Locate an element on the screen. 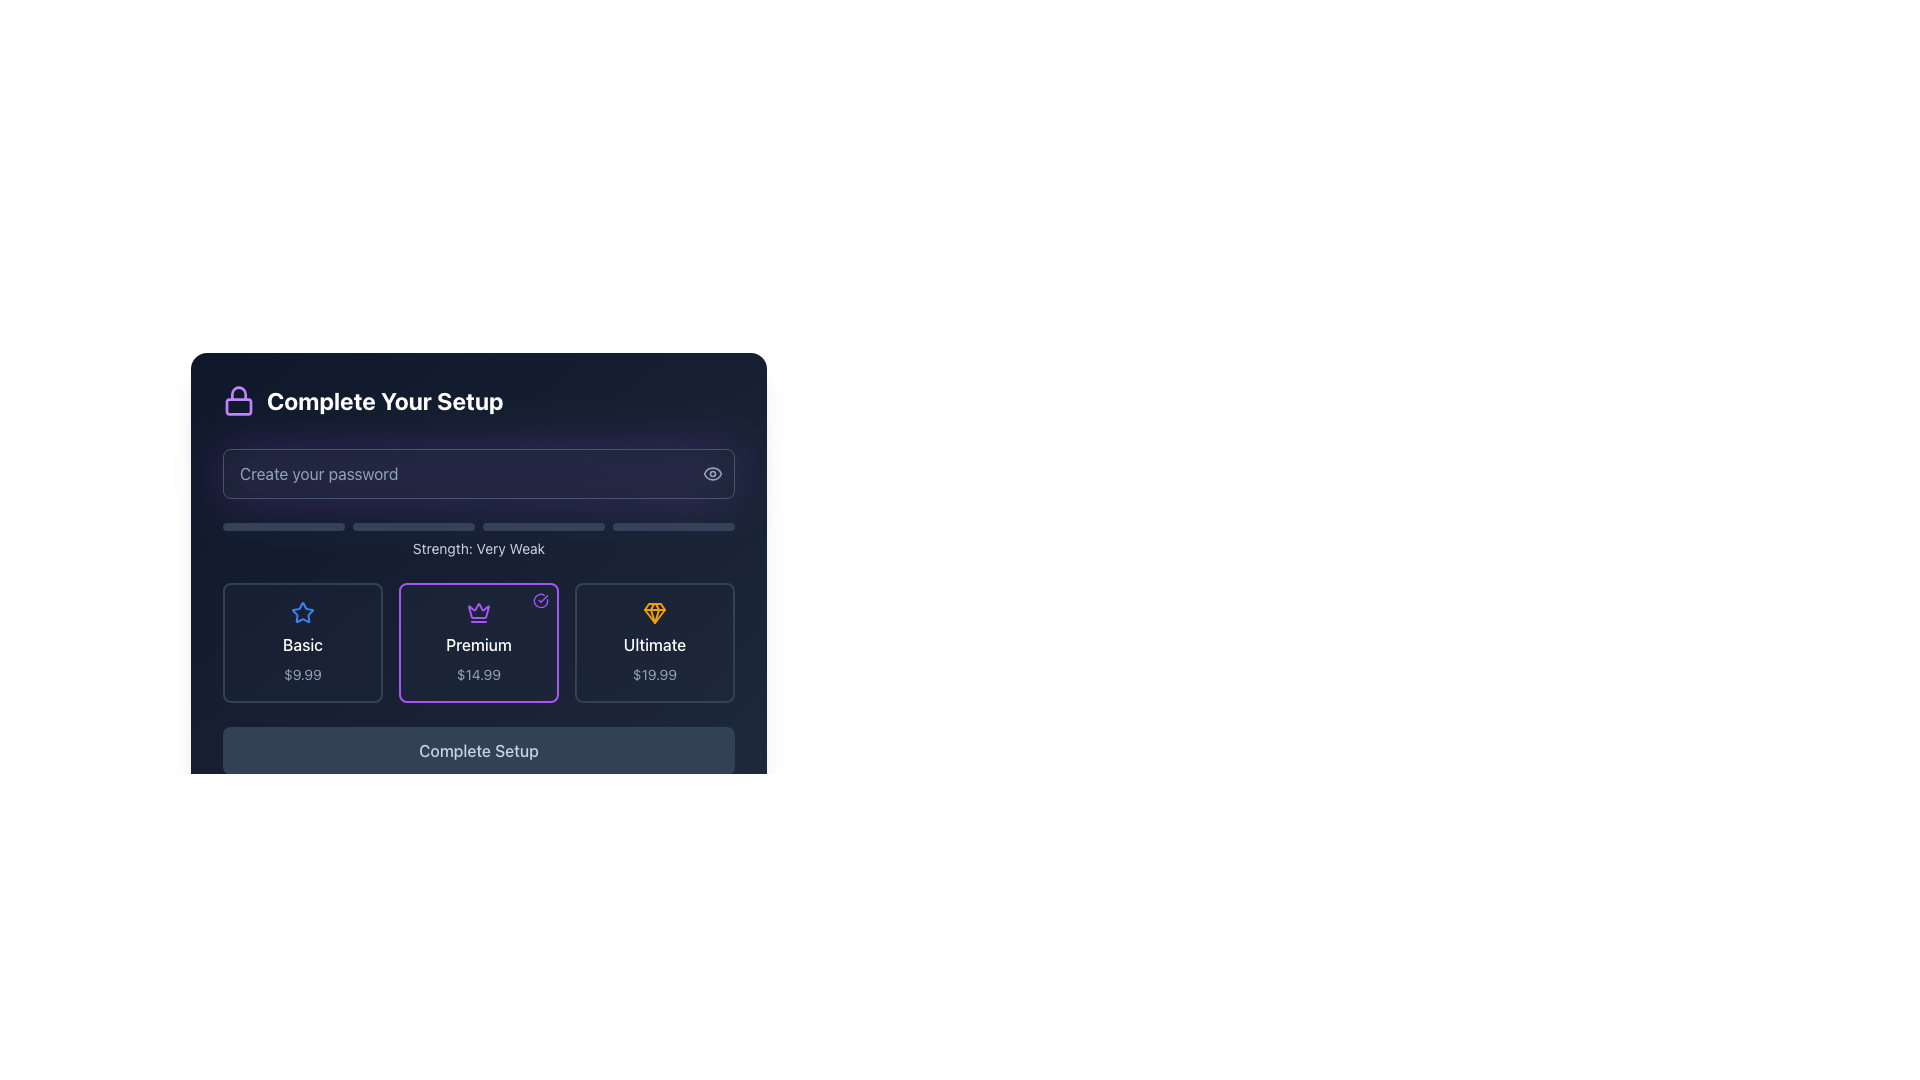 Image resolution: width=1920 pixels, height=1080 pixels. the text label displaying the word 'Ultimate' in white font, located at the bottom-center of the 'Ultimate' pricing card in a dark-themed interface is located at coordinates (654, 644).